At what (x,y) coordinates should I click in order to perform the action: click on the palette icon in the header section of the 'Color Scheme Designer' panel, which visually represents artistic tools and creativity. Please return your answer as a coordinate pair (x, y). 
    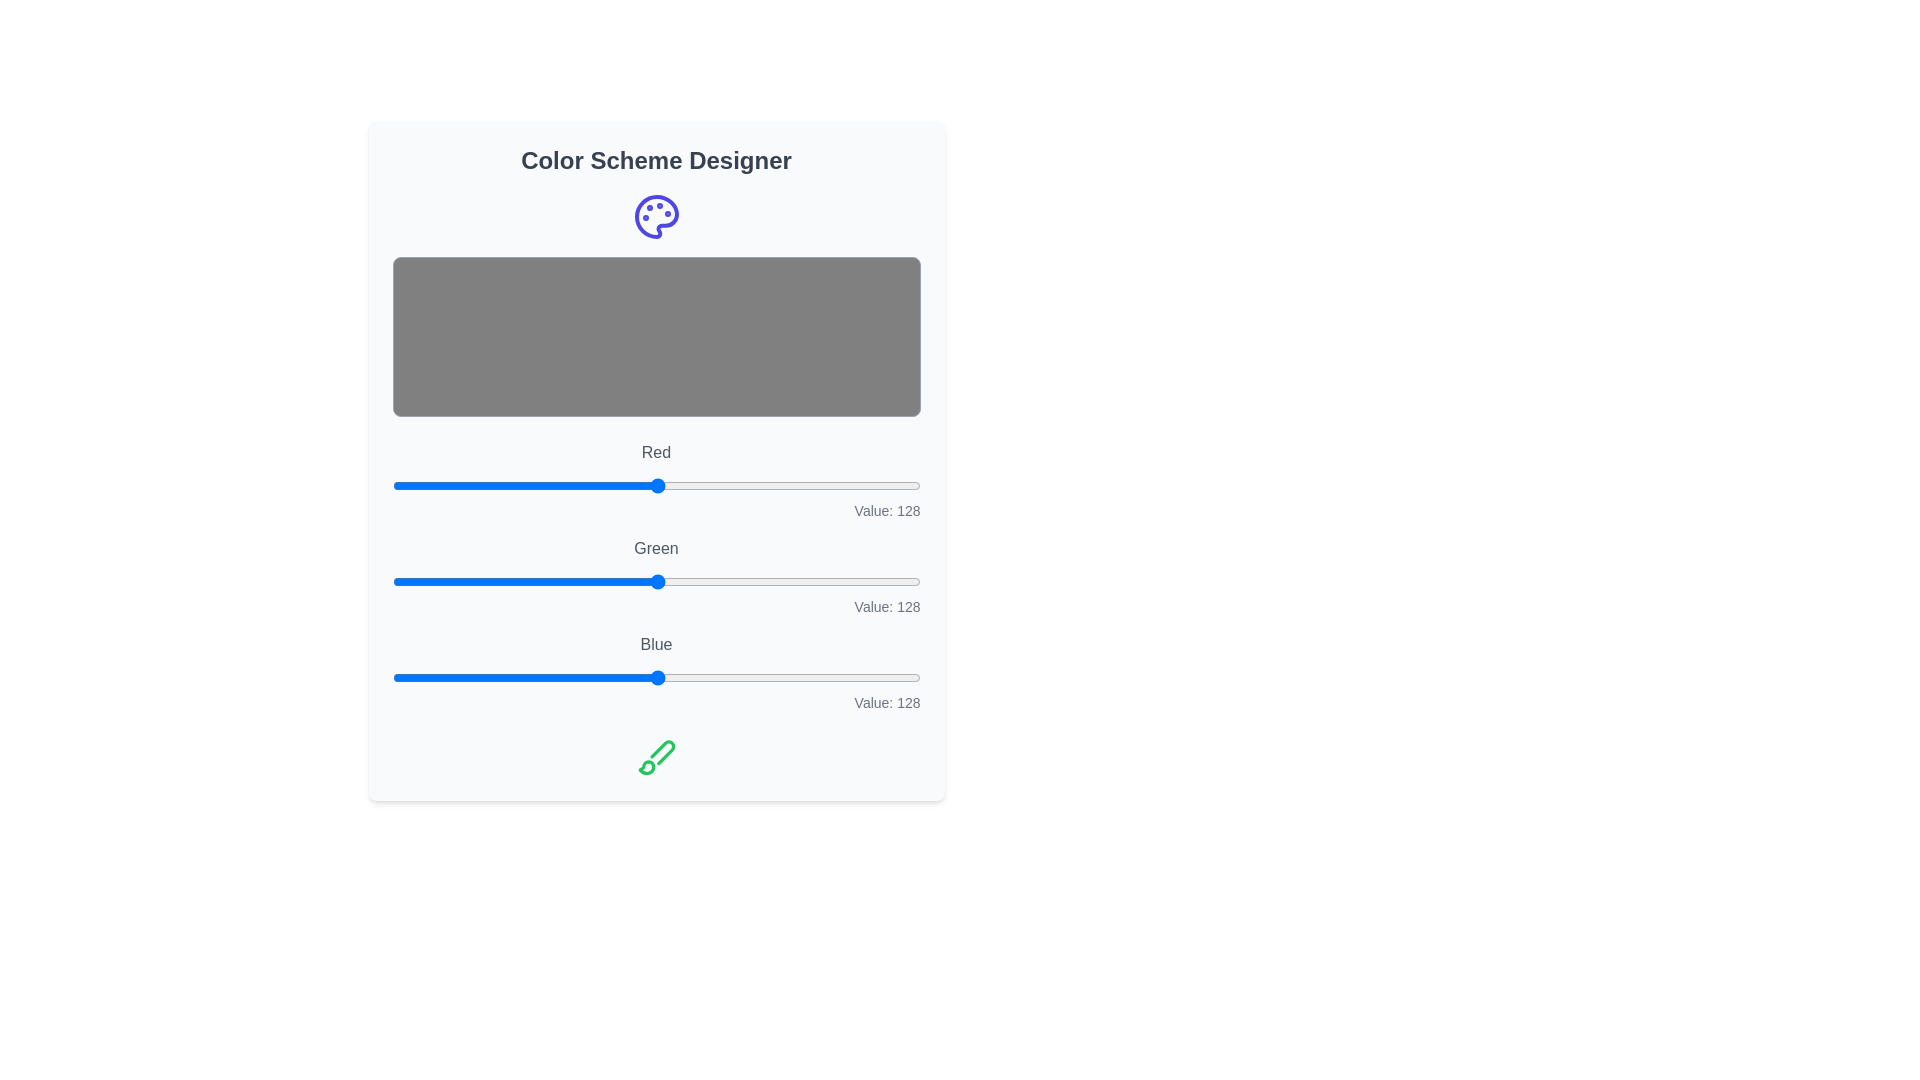
    Looking at the image, I should click on (656, 216).